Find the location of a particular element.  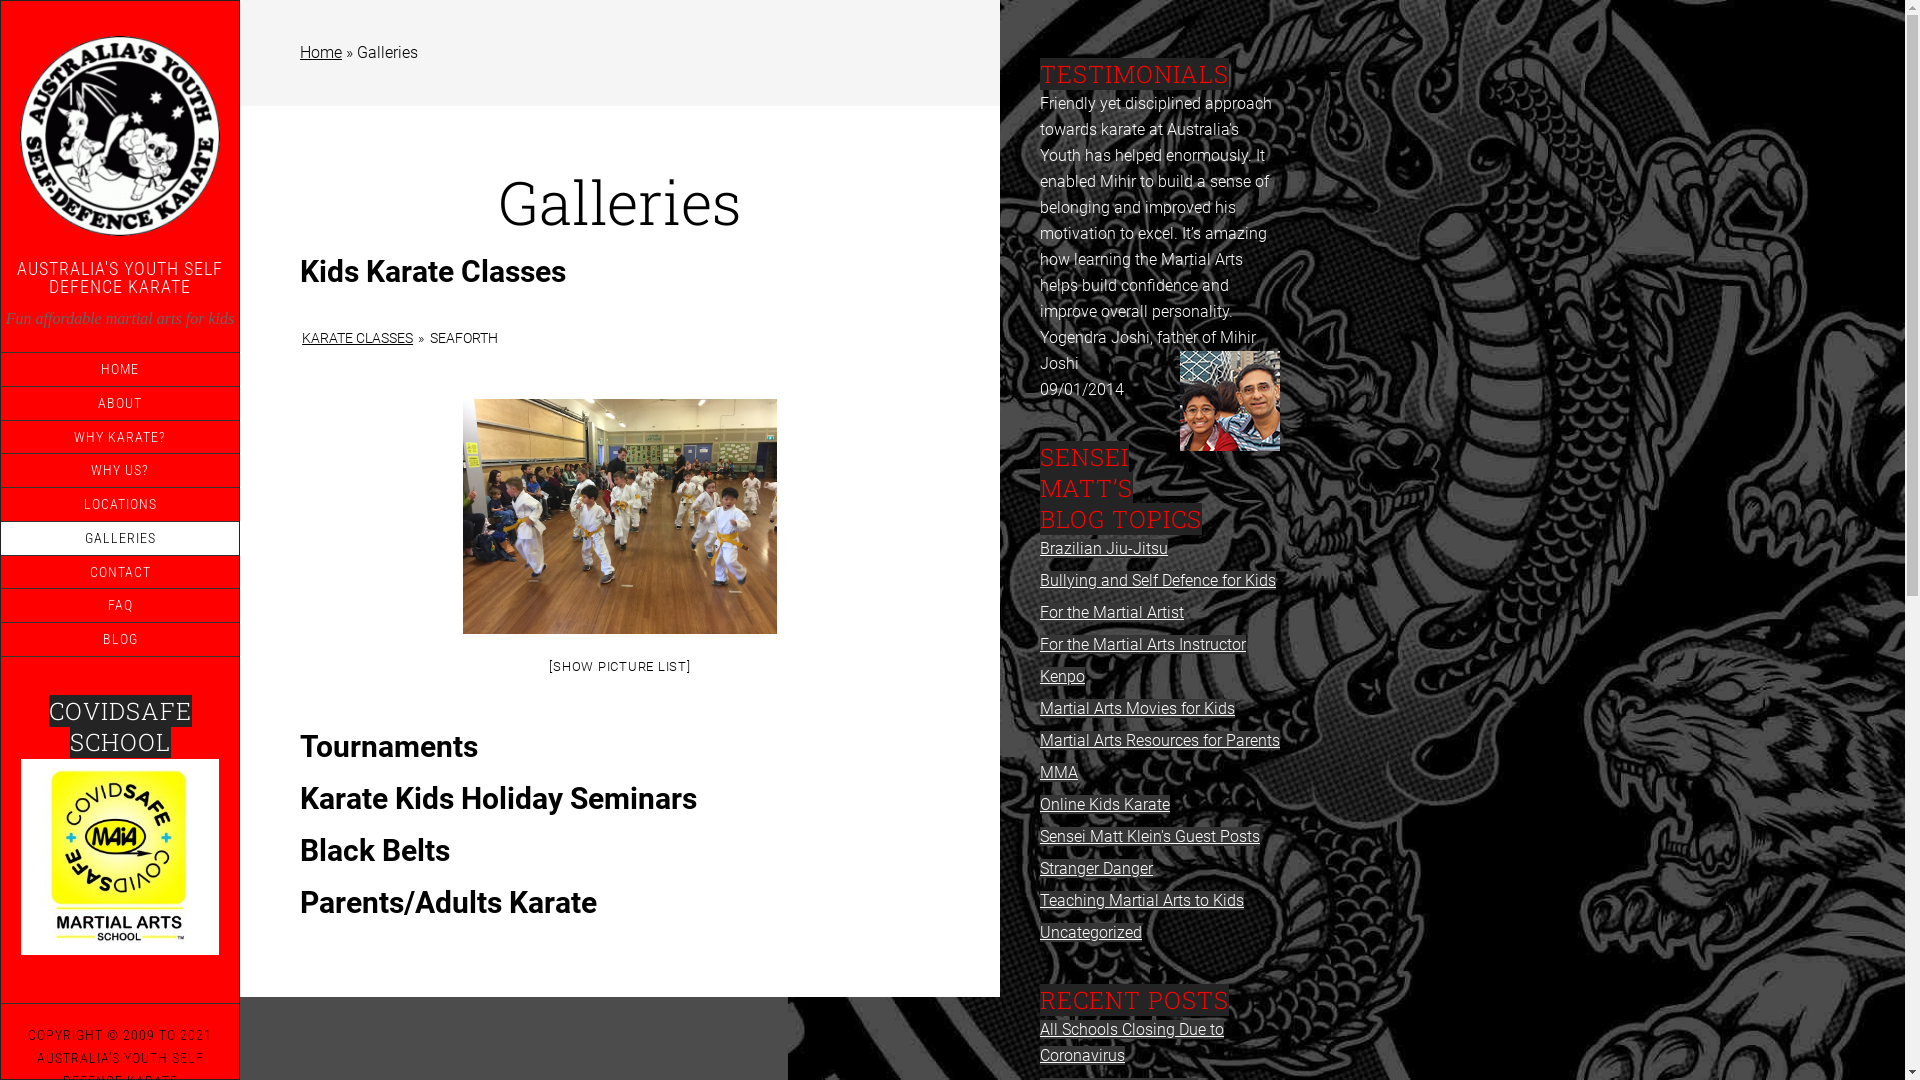

'Martial Arts Resources for Parents' is located at coordinates (1040, 740).